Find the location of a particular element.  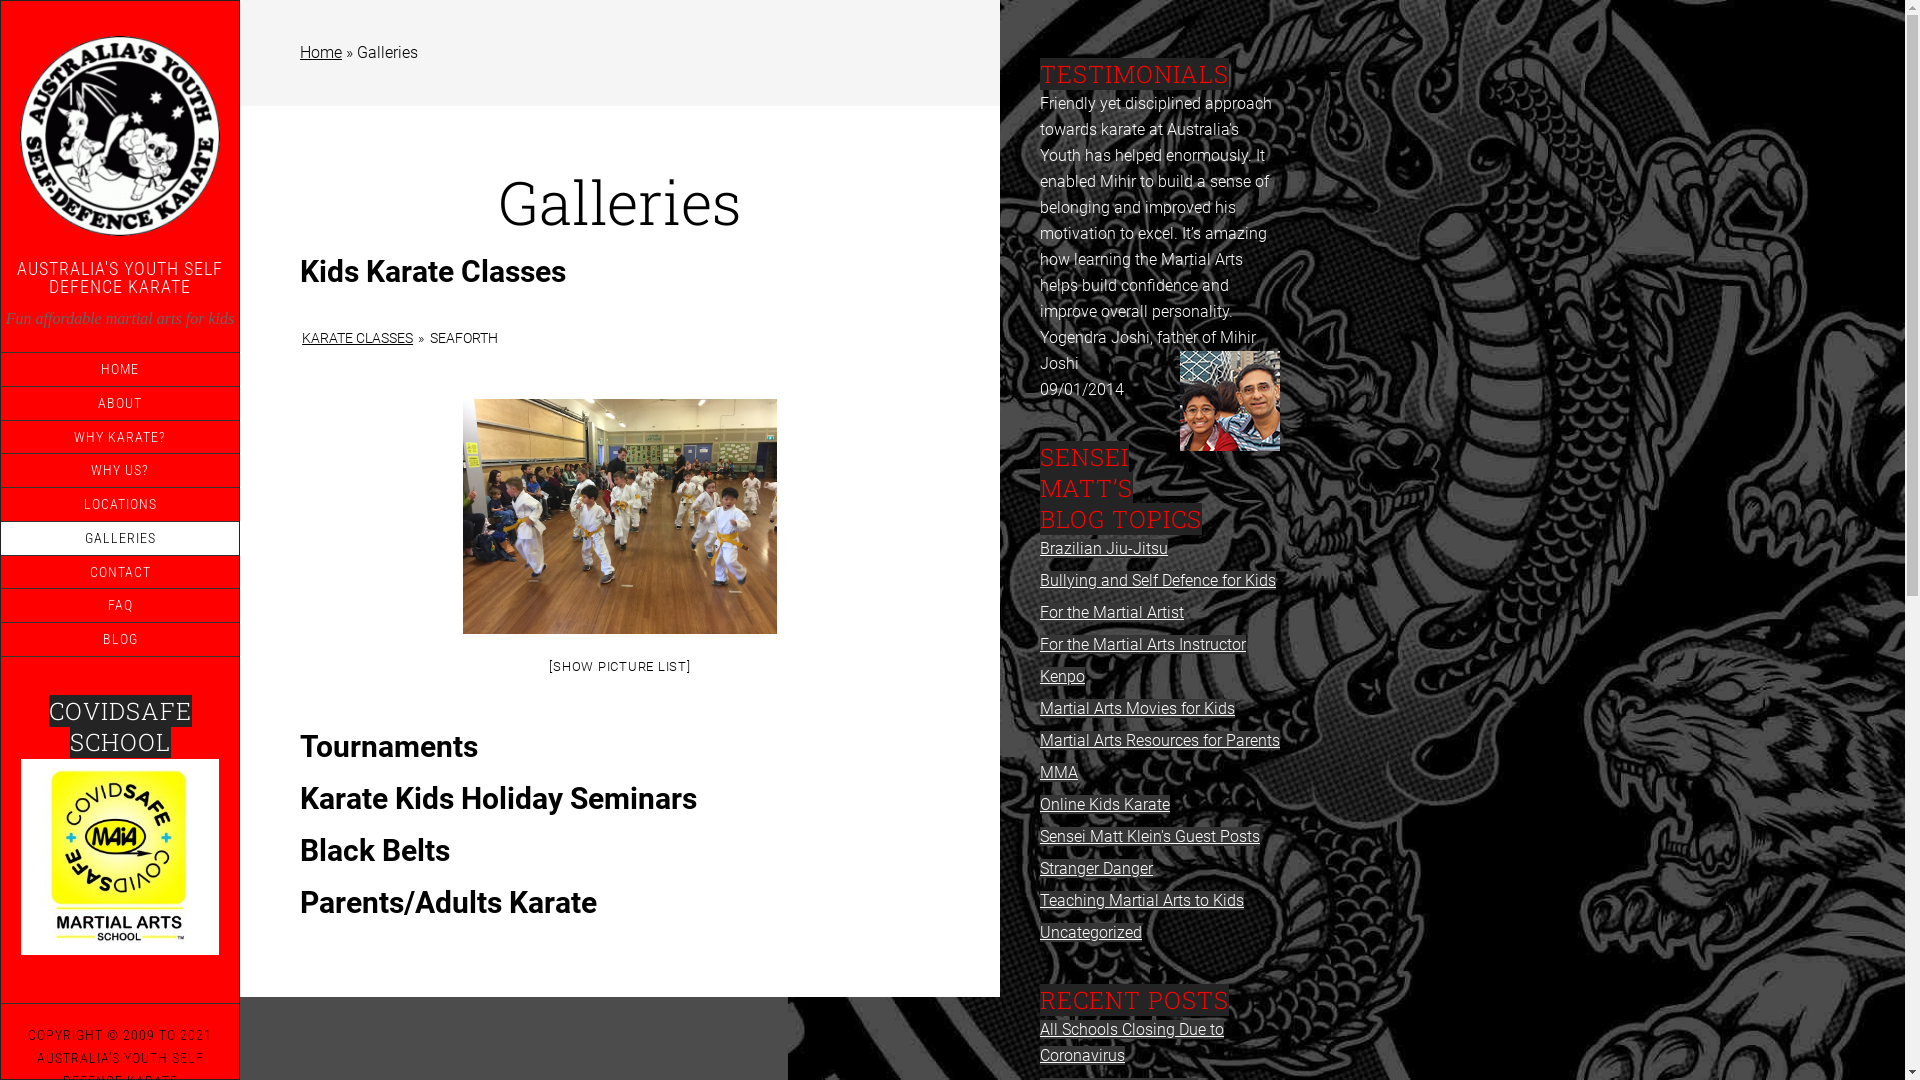

'Martial Arts Resources for Parents' is located at coordinates (1040, 740).